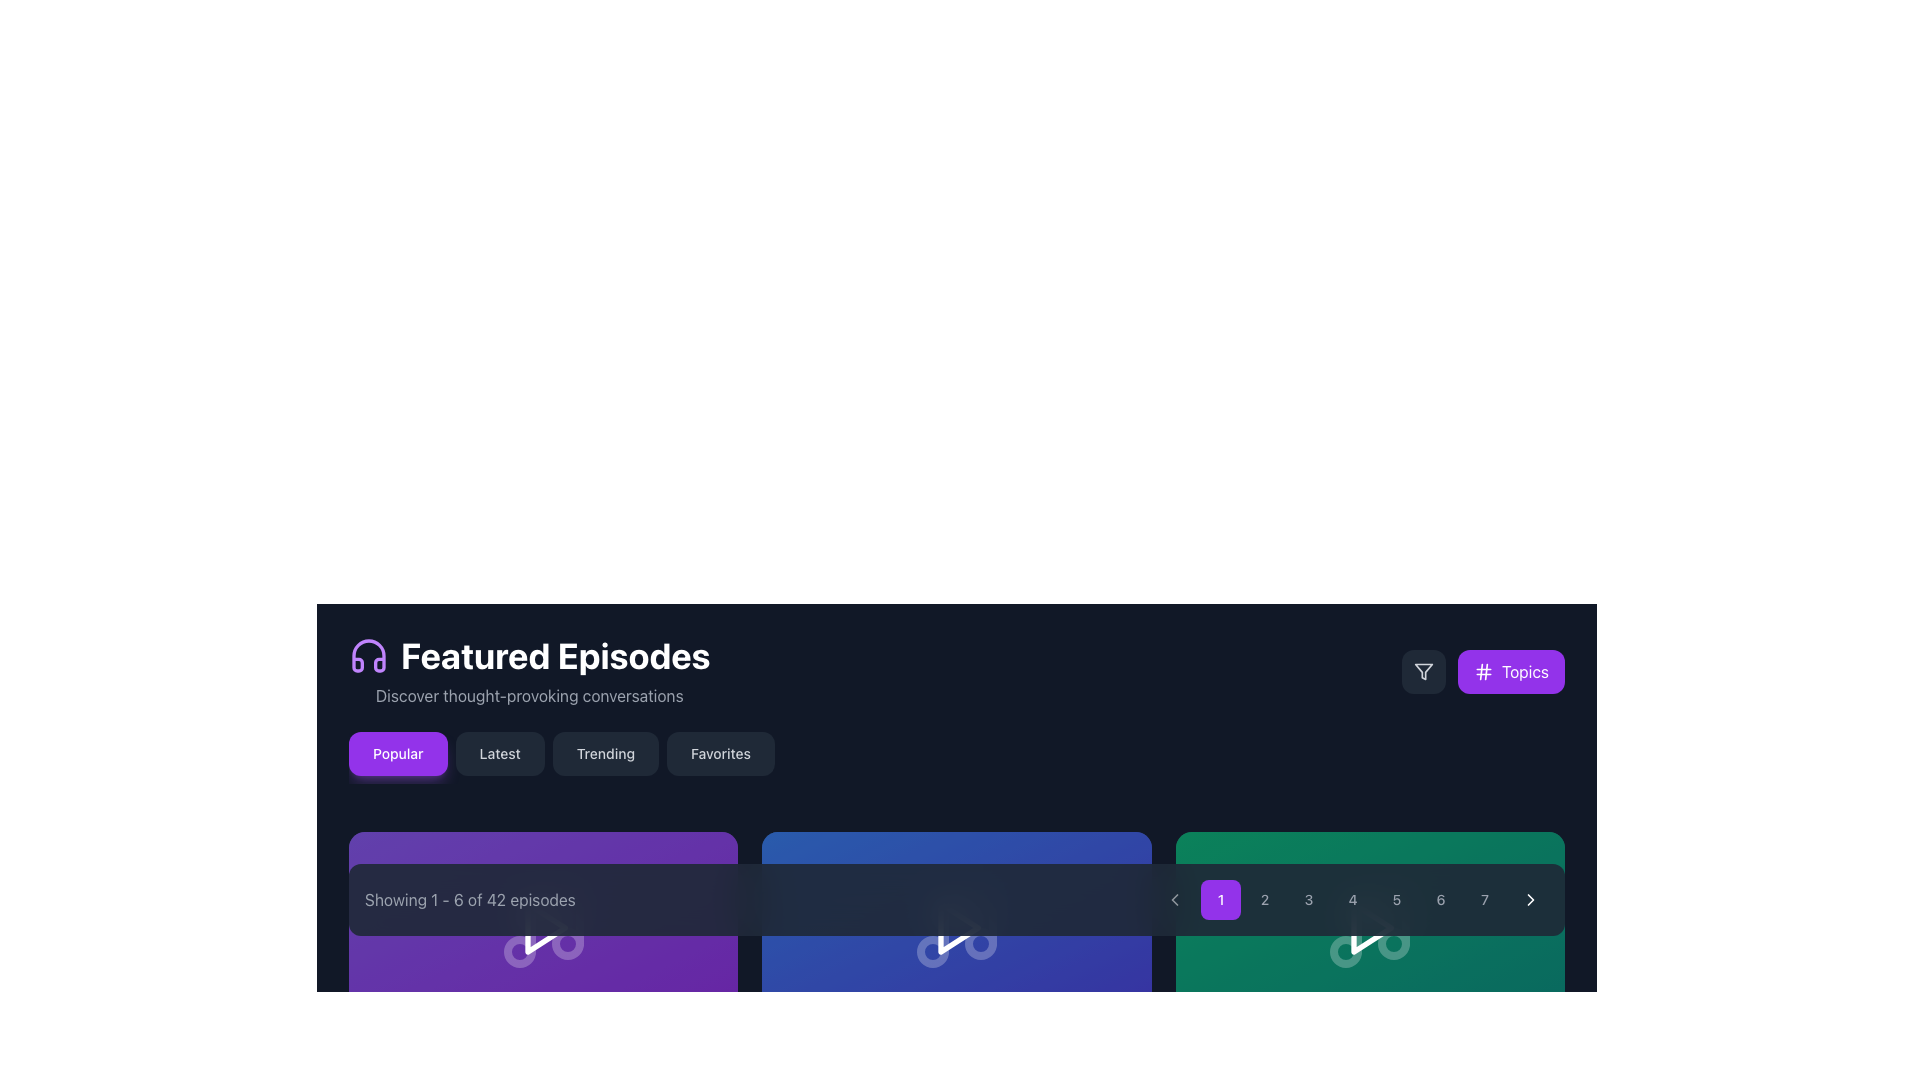  Describe the element at coordinates (398, 753) in the screenshot. I see `the 'Popular' filter button, which is the first in a row of four buttons located beneath the title 'Featured Episodes'` at that location.